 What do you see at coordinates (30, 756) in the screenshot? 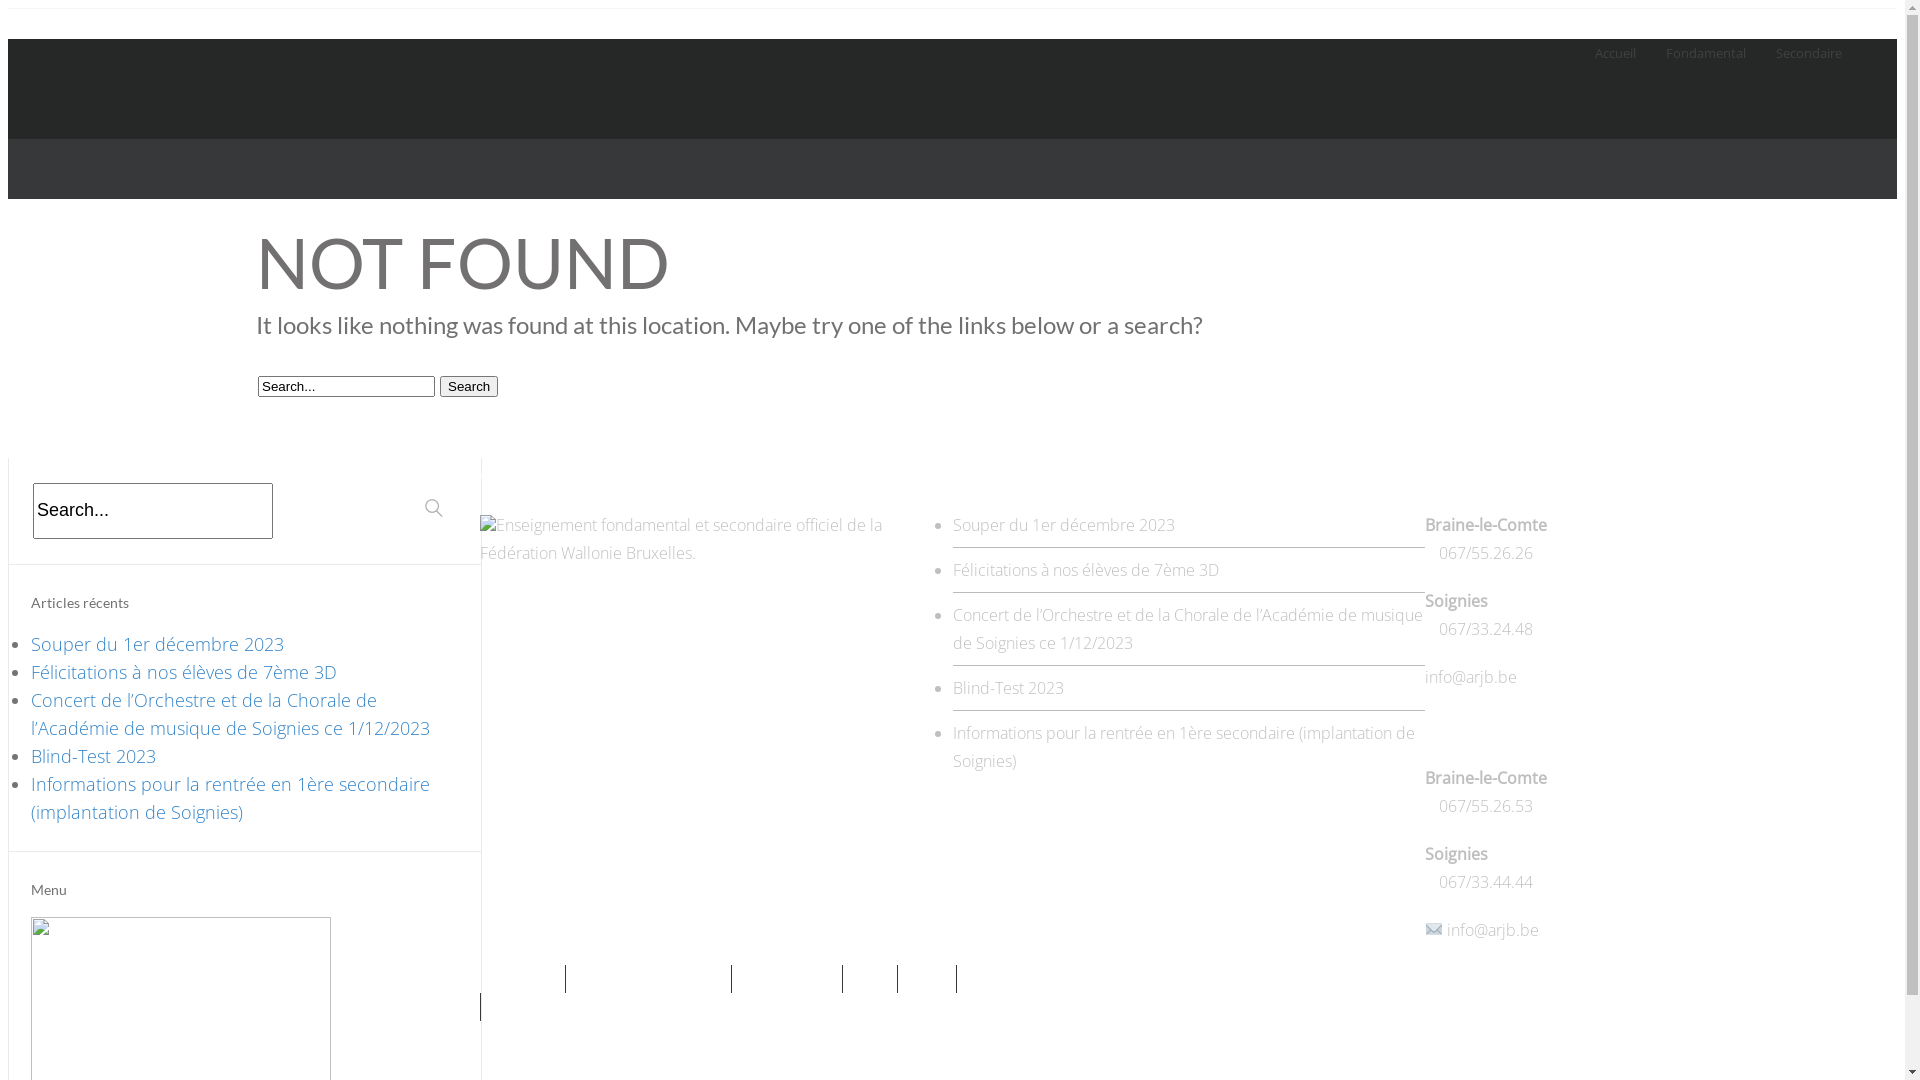
I see `'Blind-Test 2023'` at bounding box center [30, 756].